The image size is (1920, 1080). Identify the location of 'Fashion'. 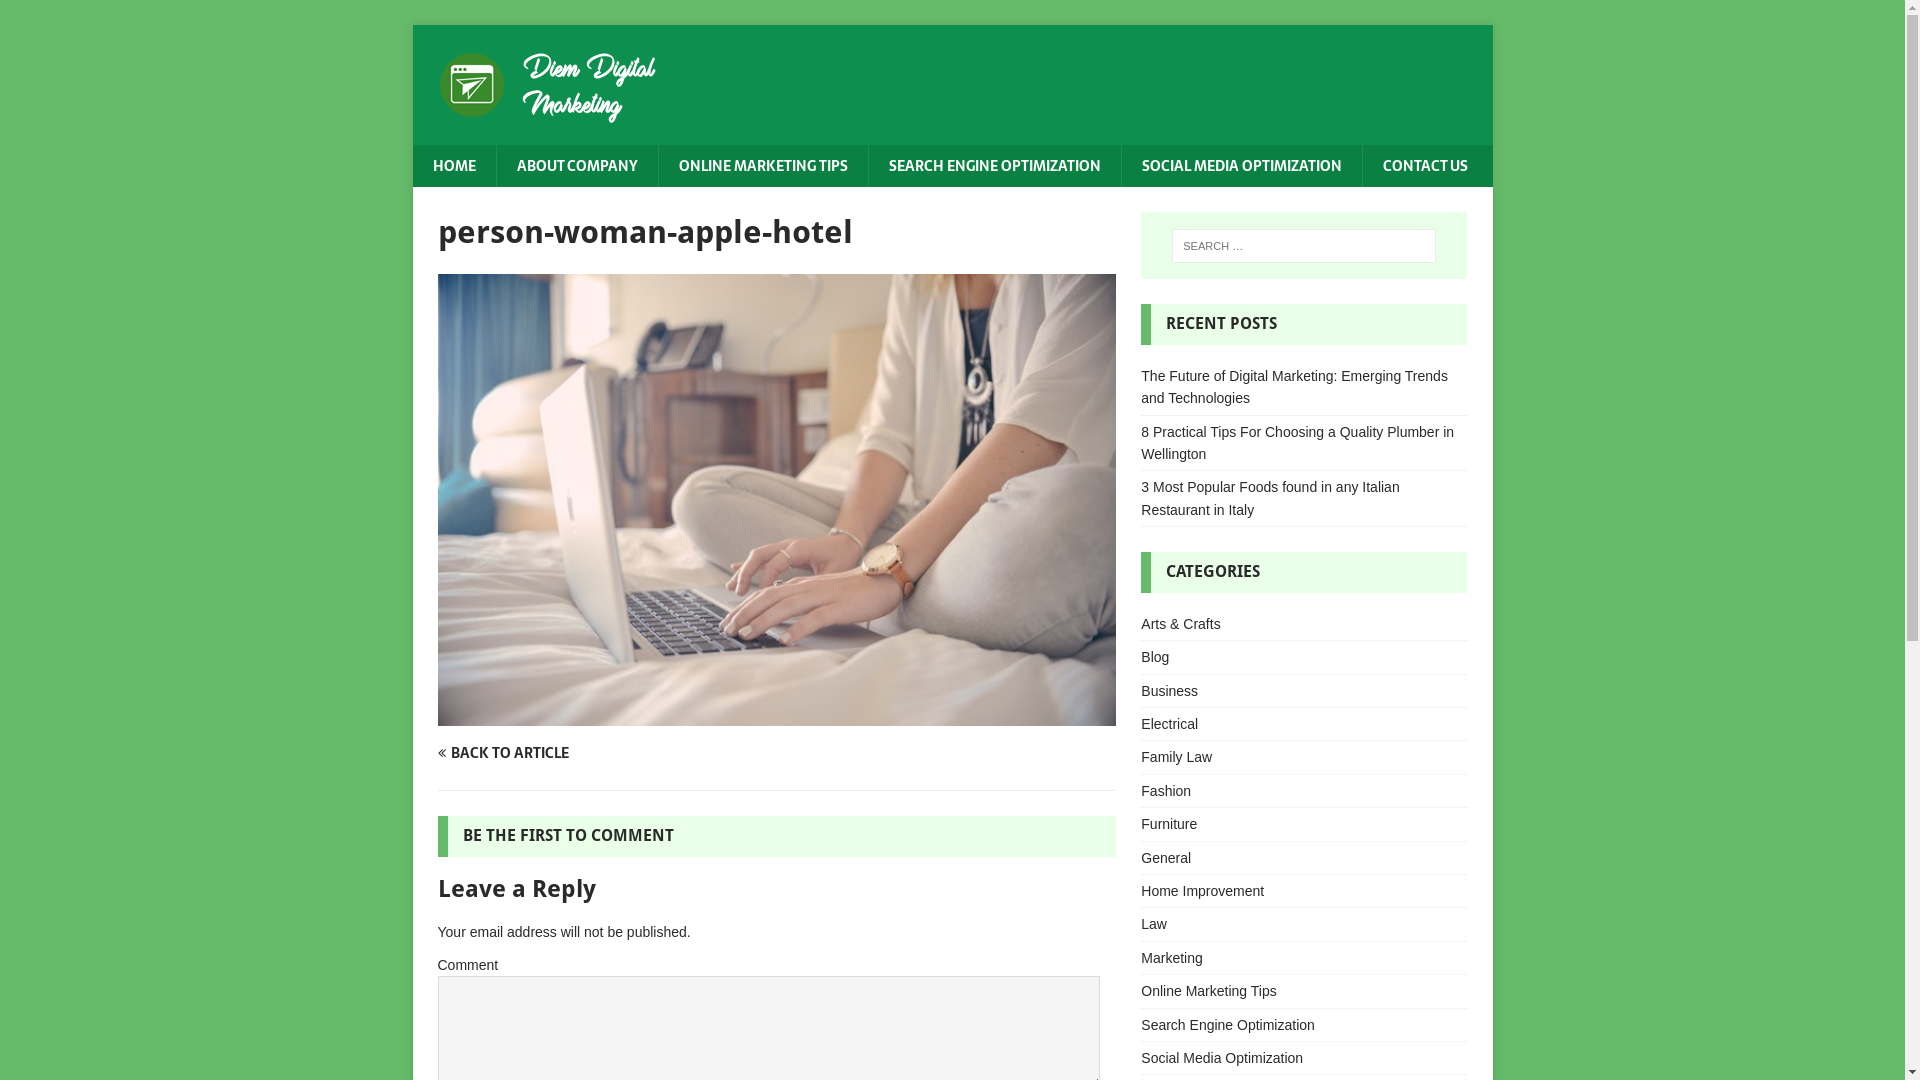
(1304, 789).